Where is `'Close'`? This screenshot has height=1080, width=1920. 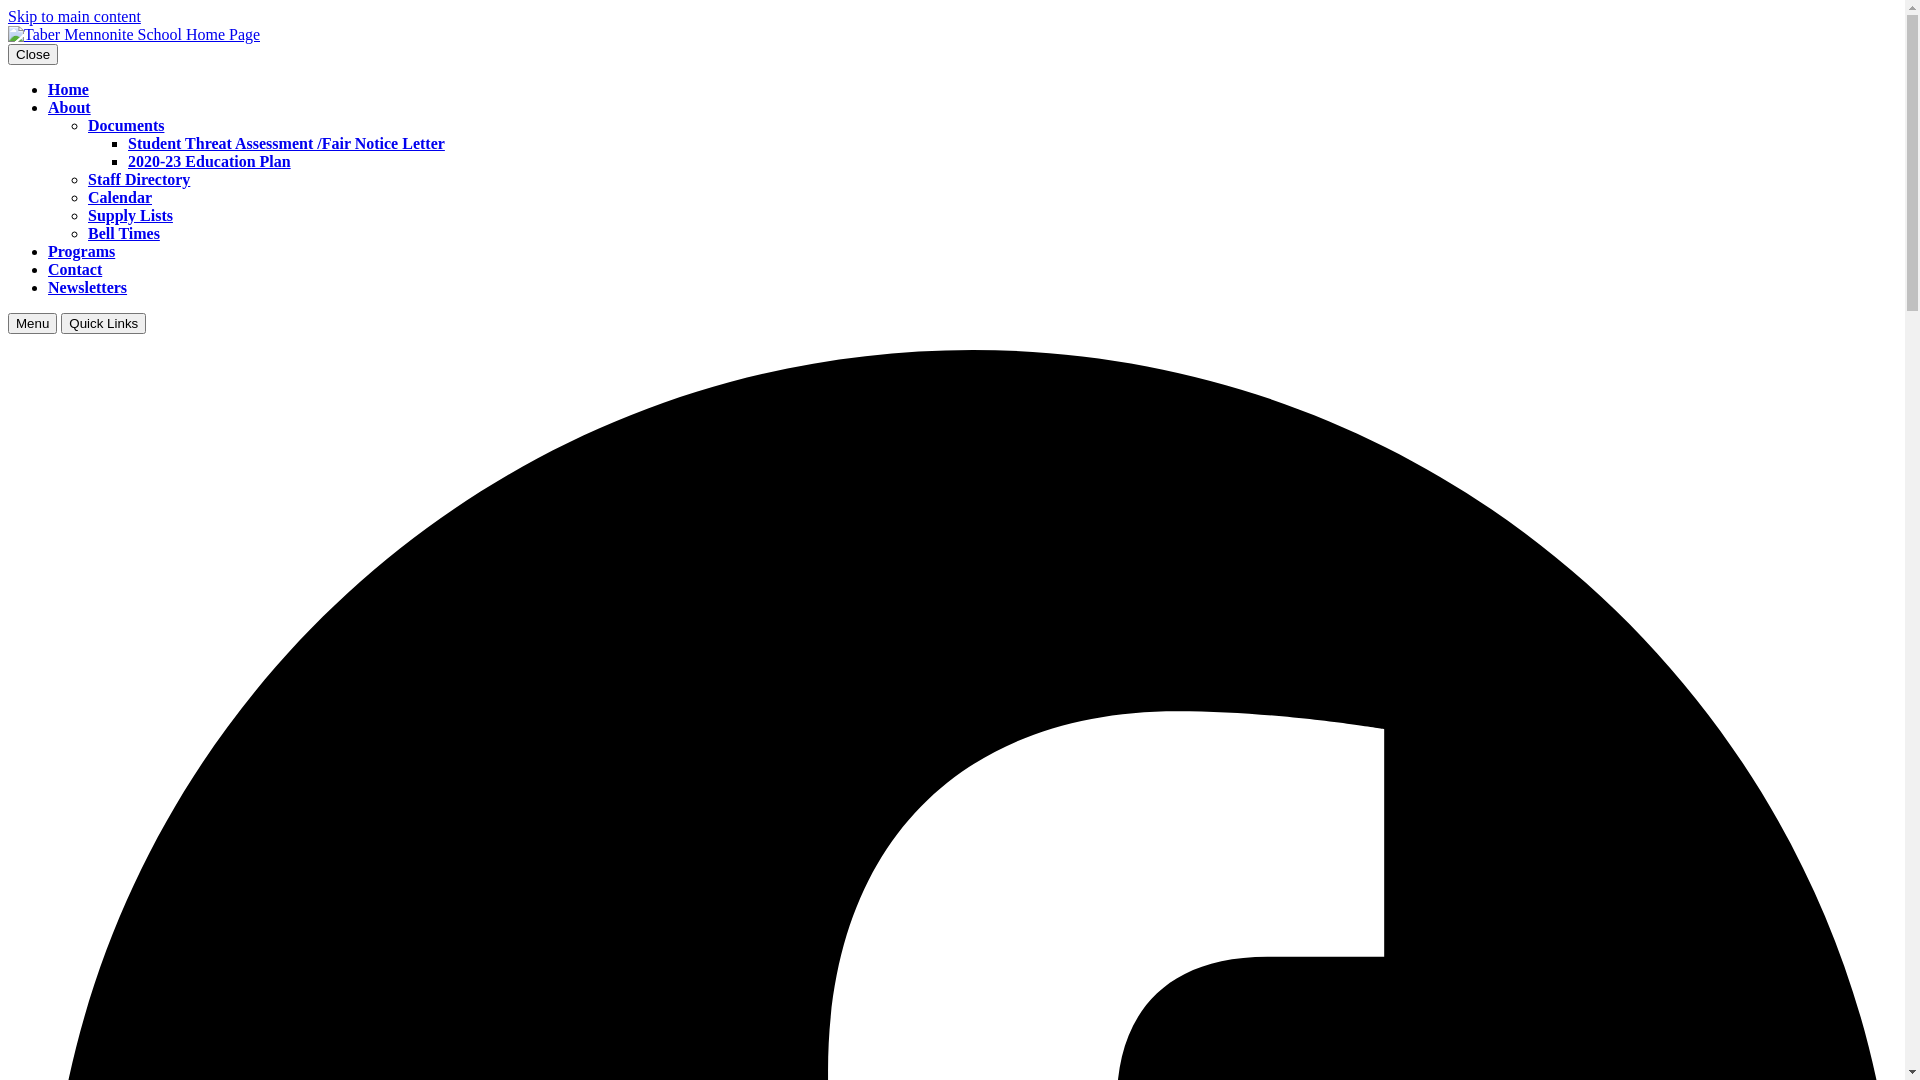
'Close' is located at coordinates (33, 53).